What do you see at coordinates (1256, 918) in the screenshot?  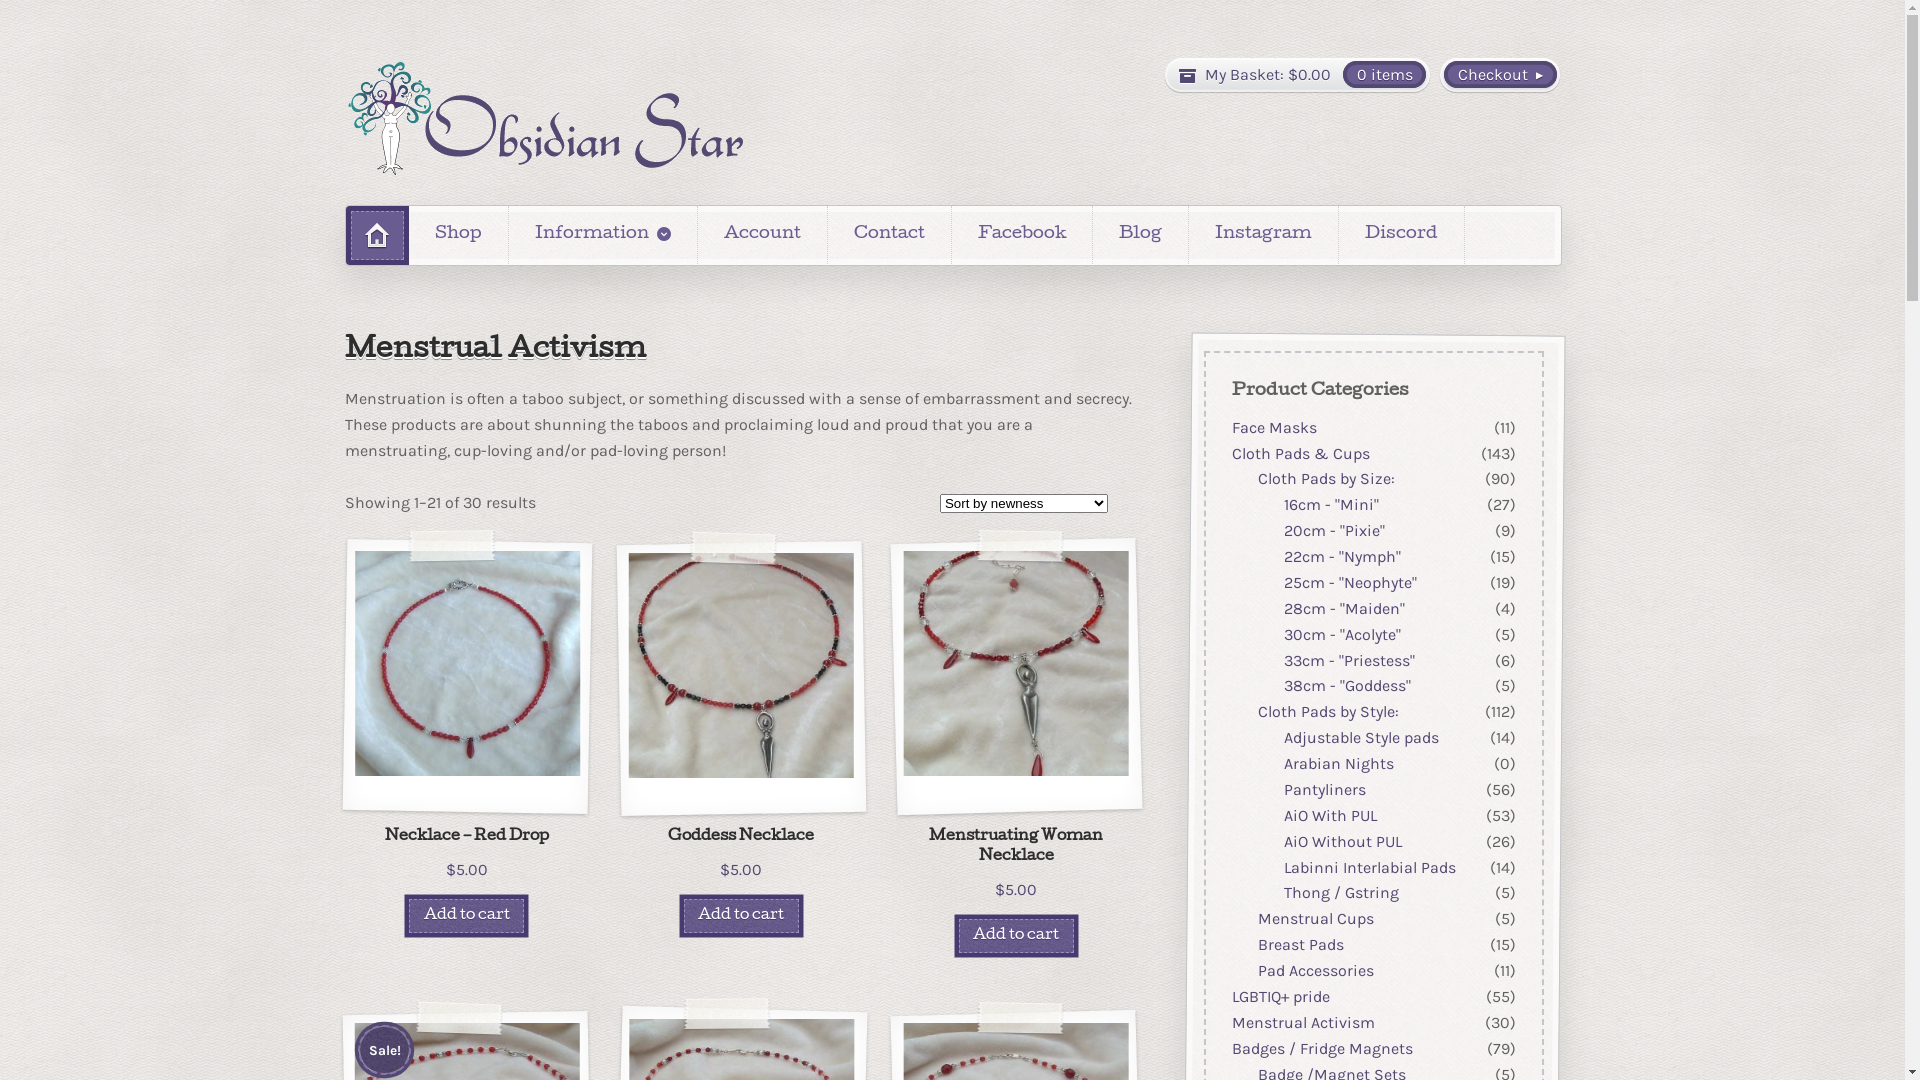 I see `'Menstrual Cups'` at bounding box center [1256, 918].